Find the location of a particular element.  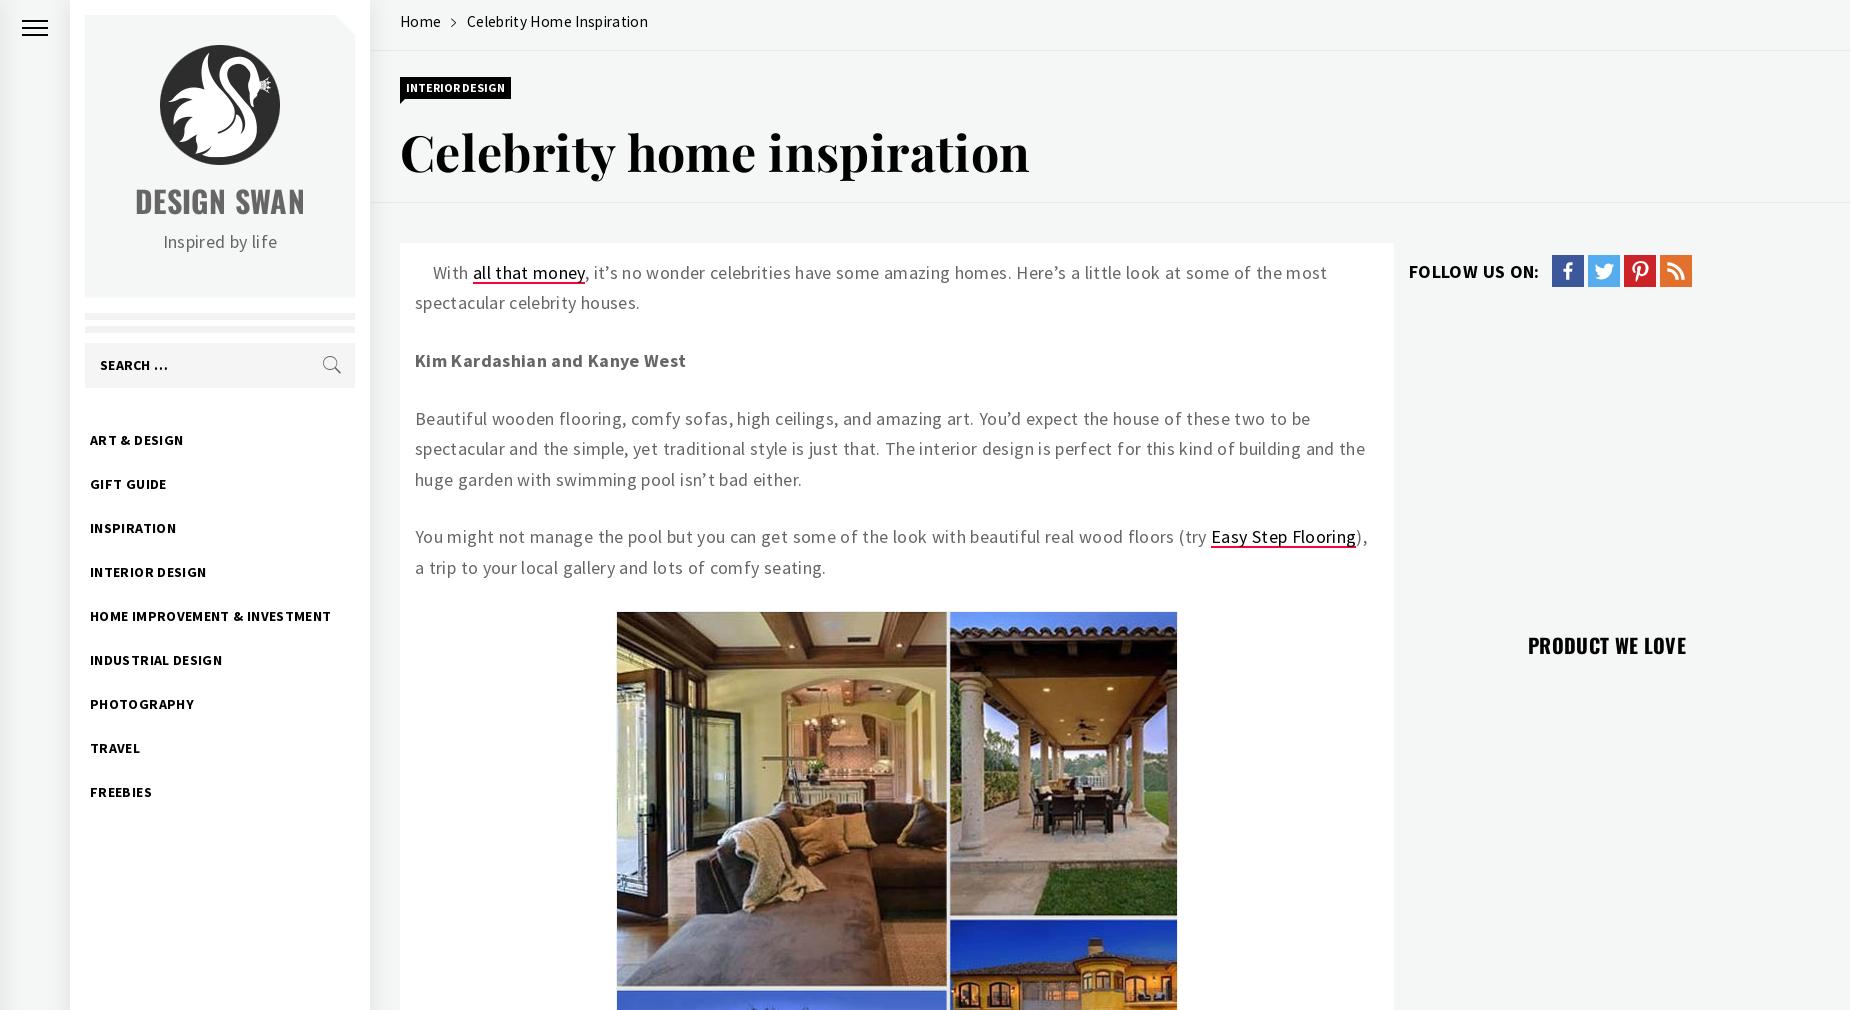

'Easy Step Flooring' is located at coordinates (1282, 535).